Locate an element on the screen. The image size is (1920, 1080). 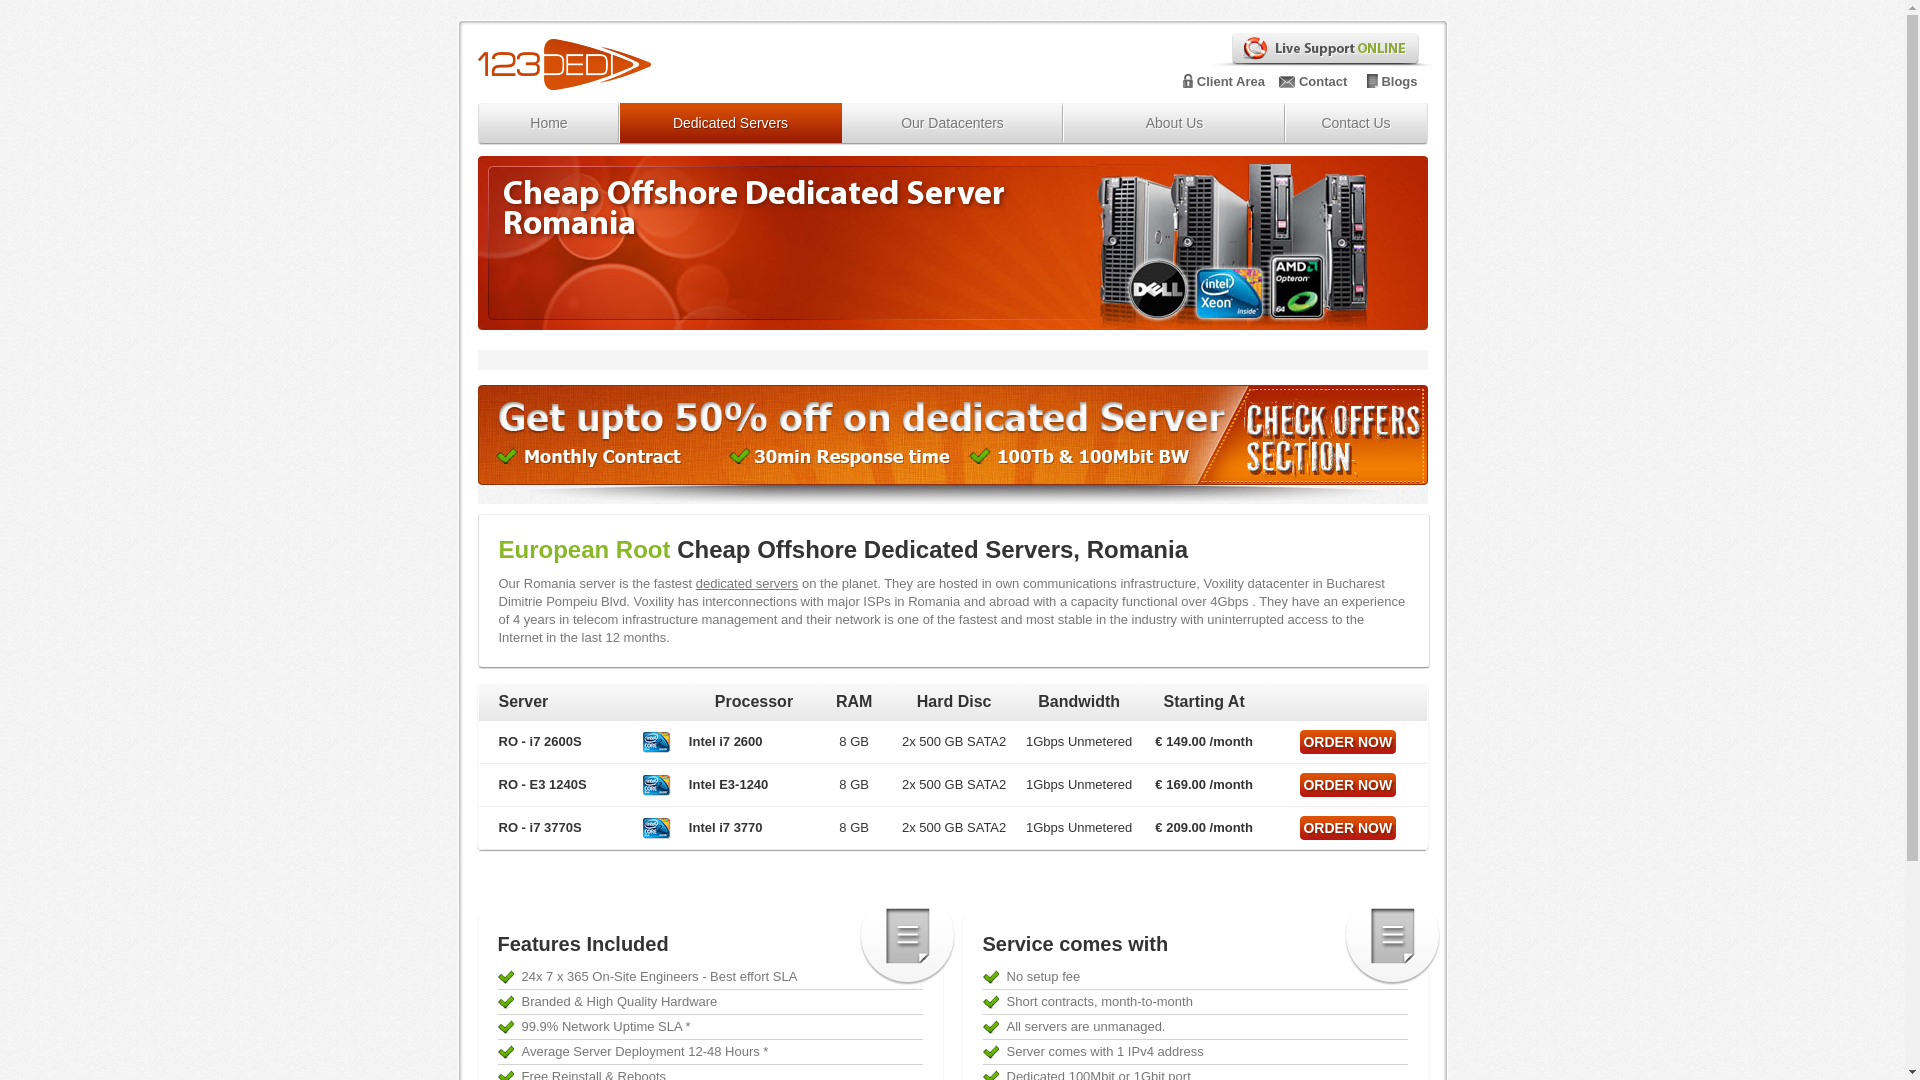
'ORDER NOW' is located at coordinates (1348, 828).